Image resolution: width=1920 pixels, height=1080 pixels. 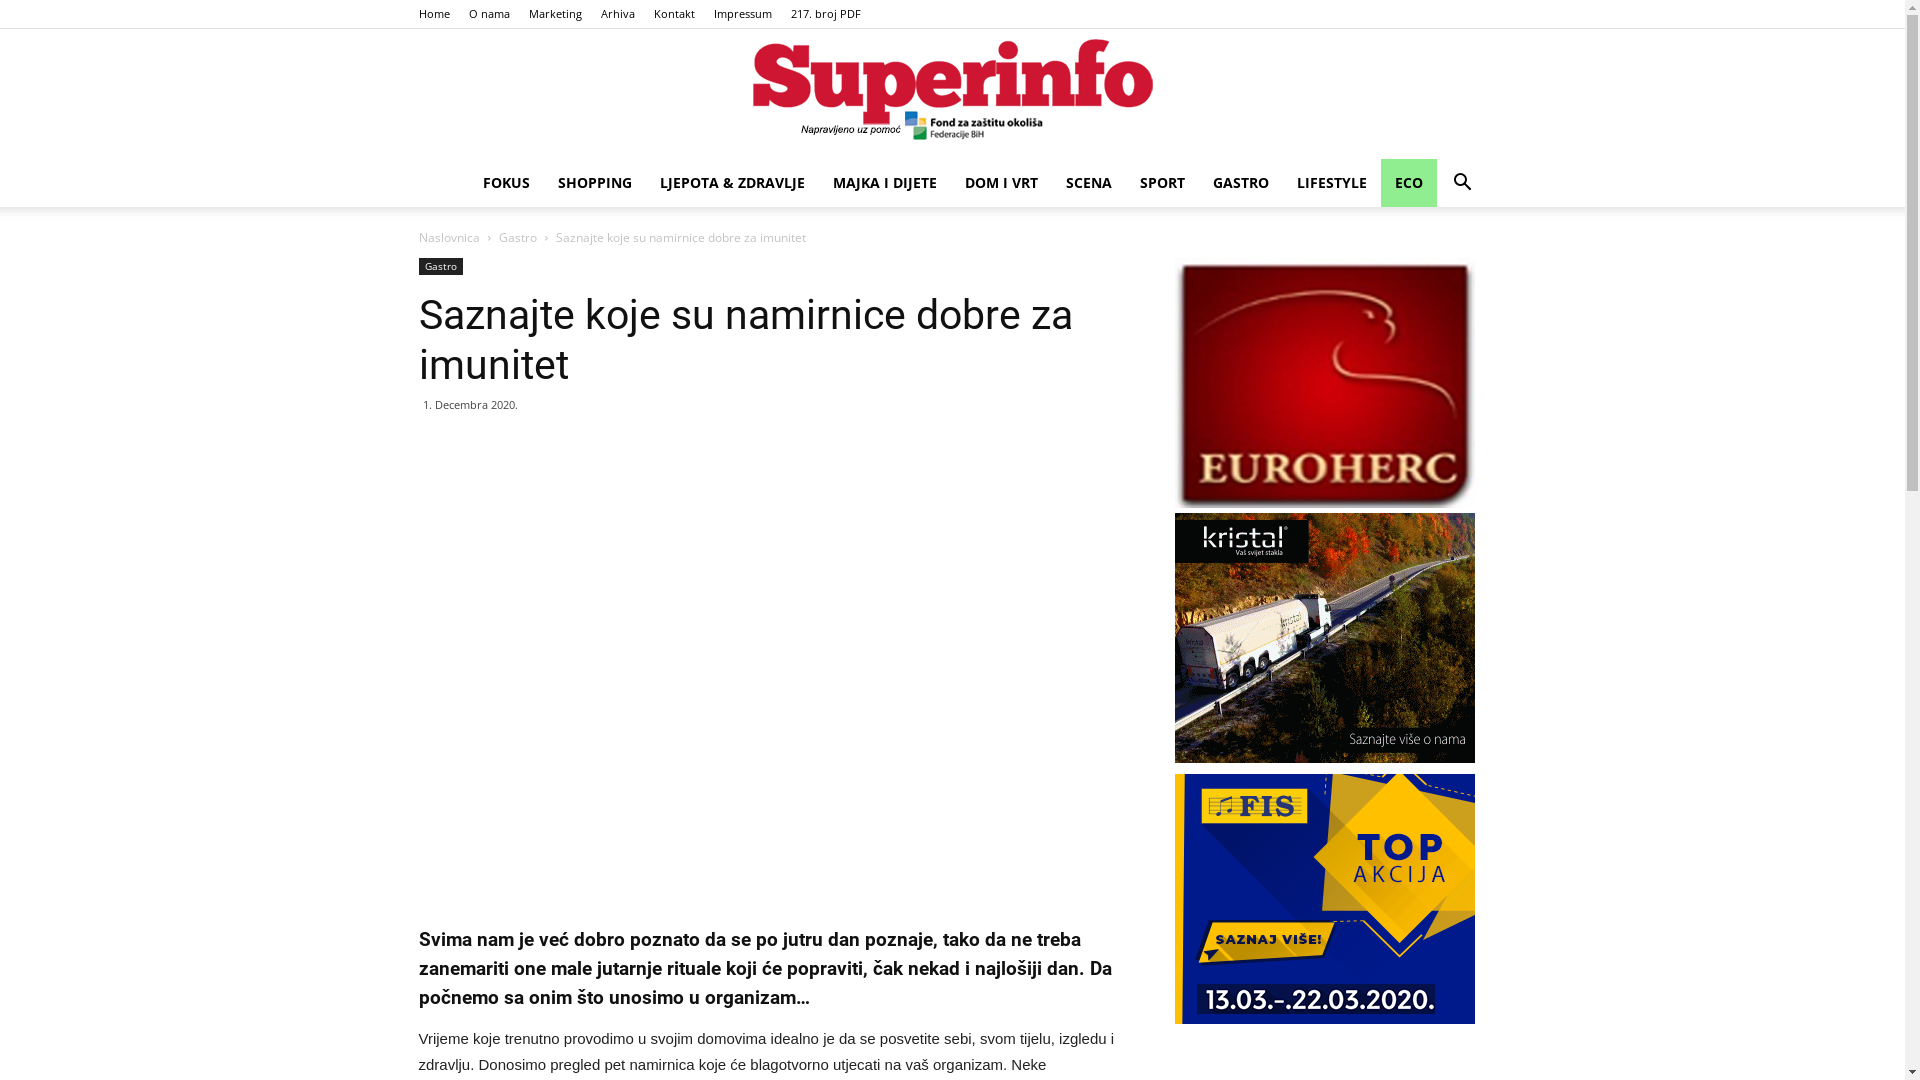 What do you see at coordinates (714, 13) in the screenshot?
I see `'Impressum'` at bounding box center [714, 13].